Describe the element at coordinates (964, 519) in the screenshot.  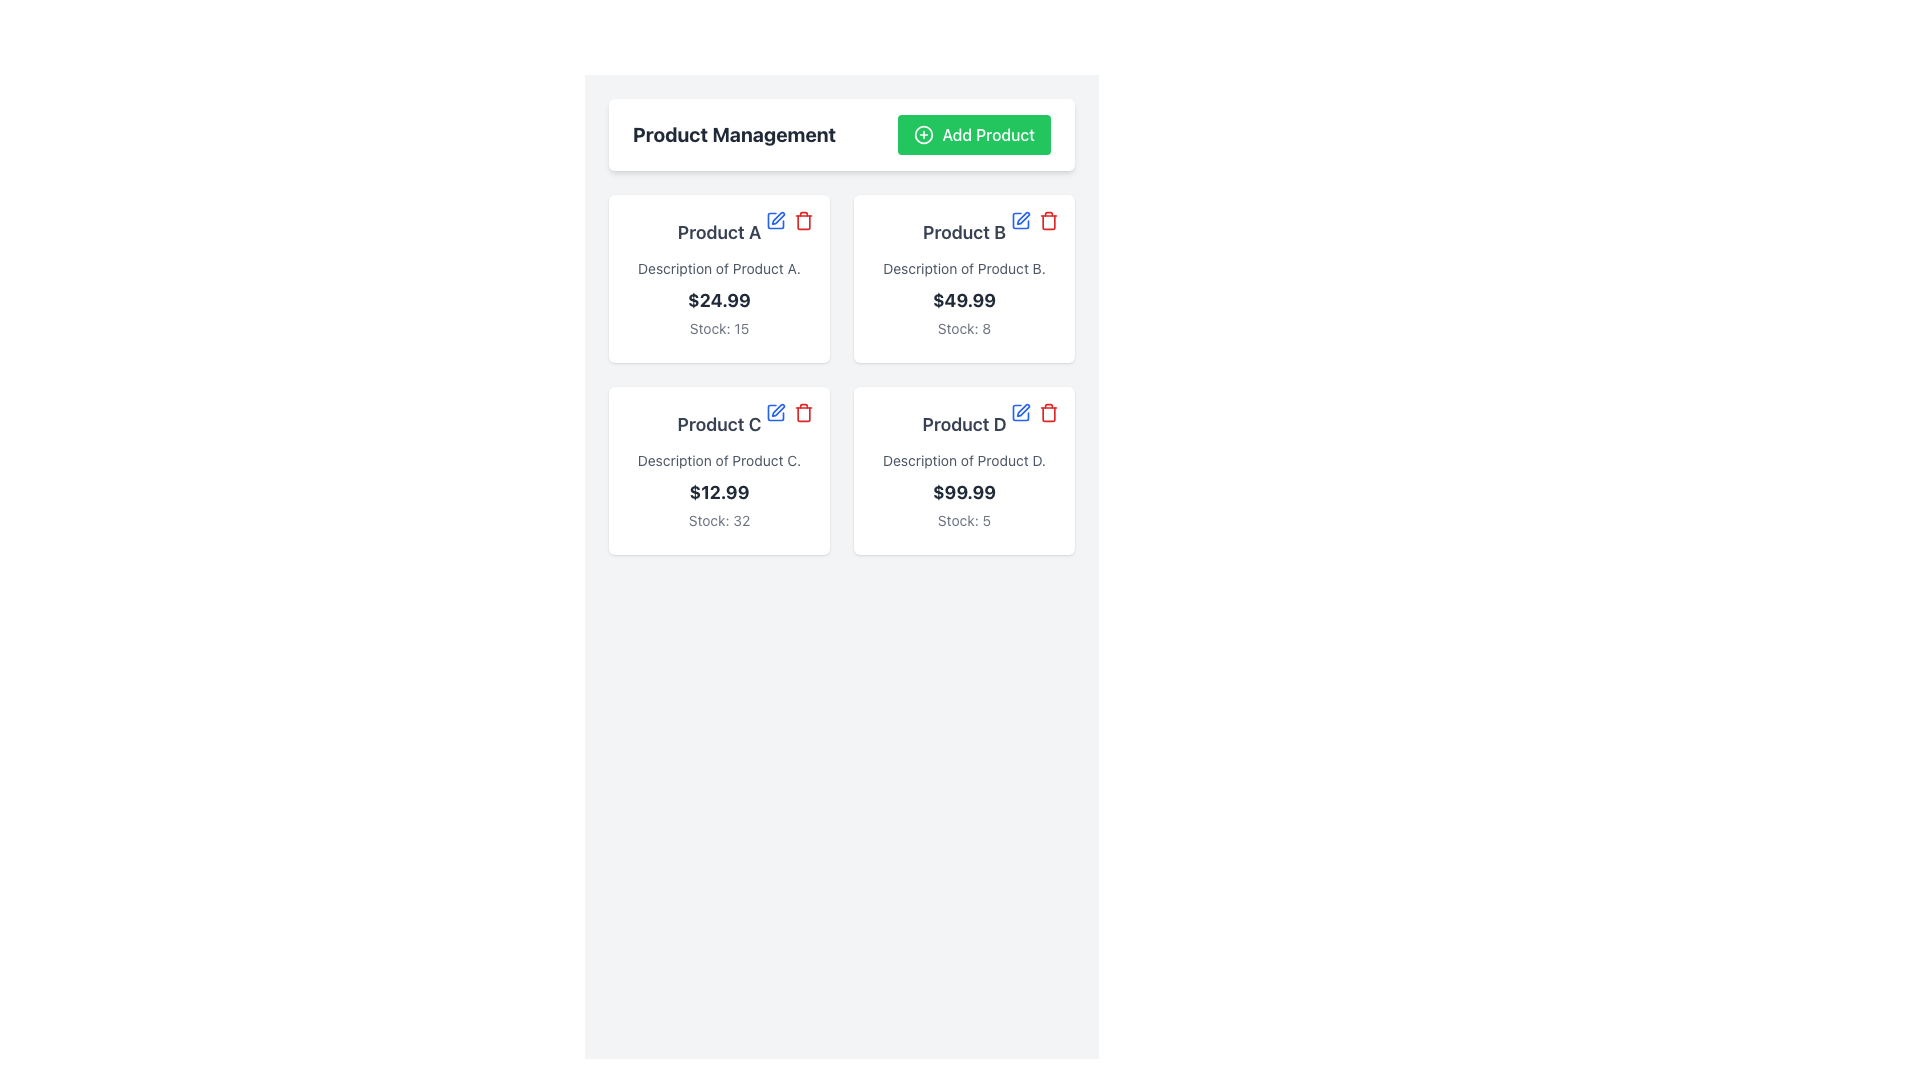
I see `the text displaying 'Stock: 5' which is located below the price '$99.99' in the fourth product card titled 'Product D'` at that location.